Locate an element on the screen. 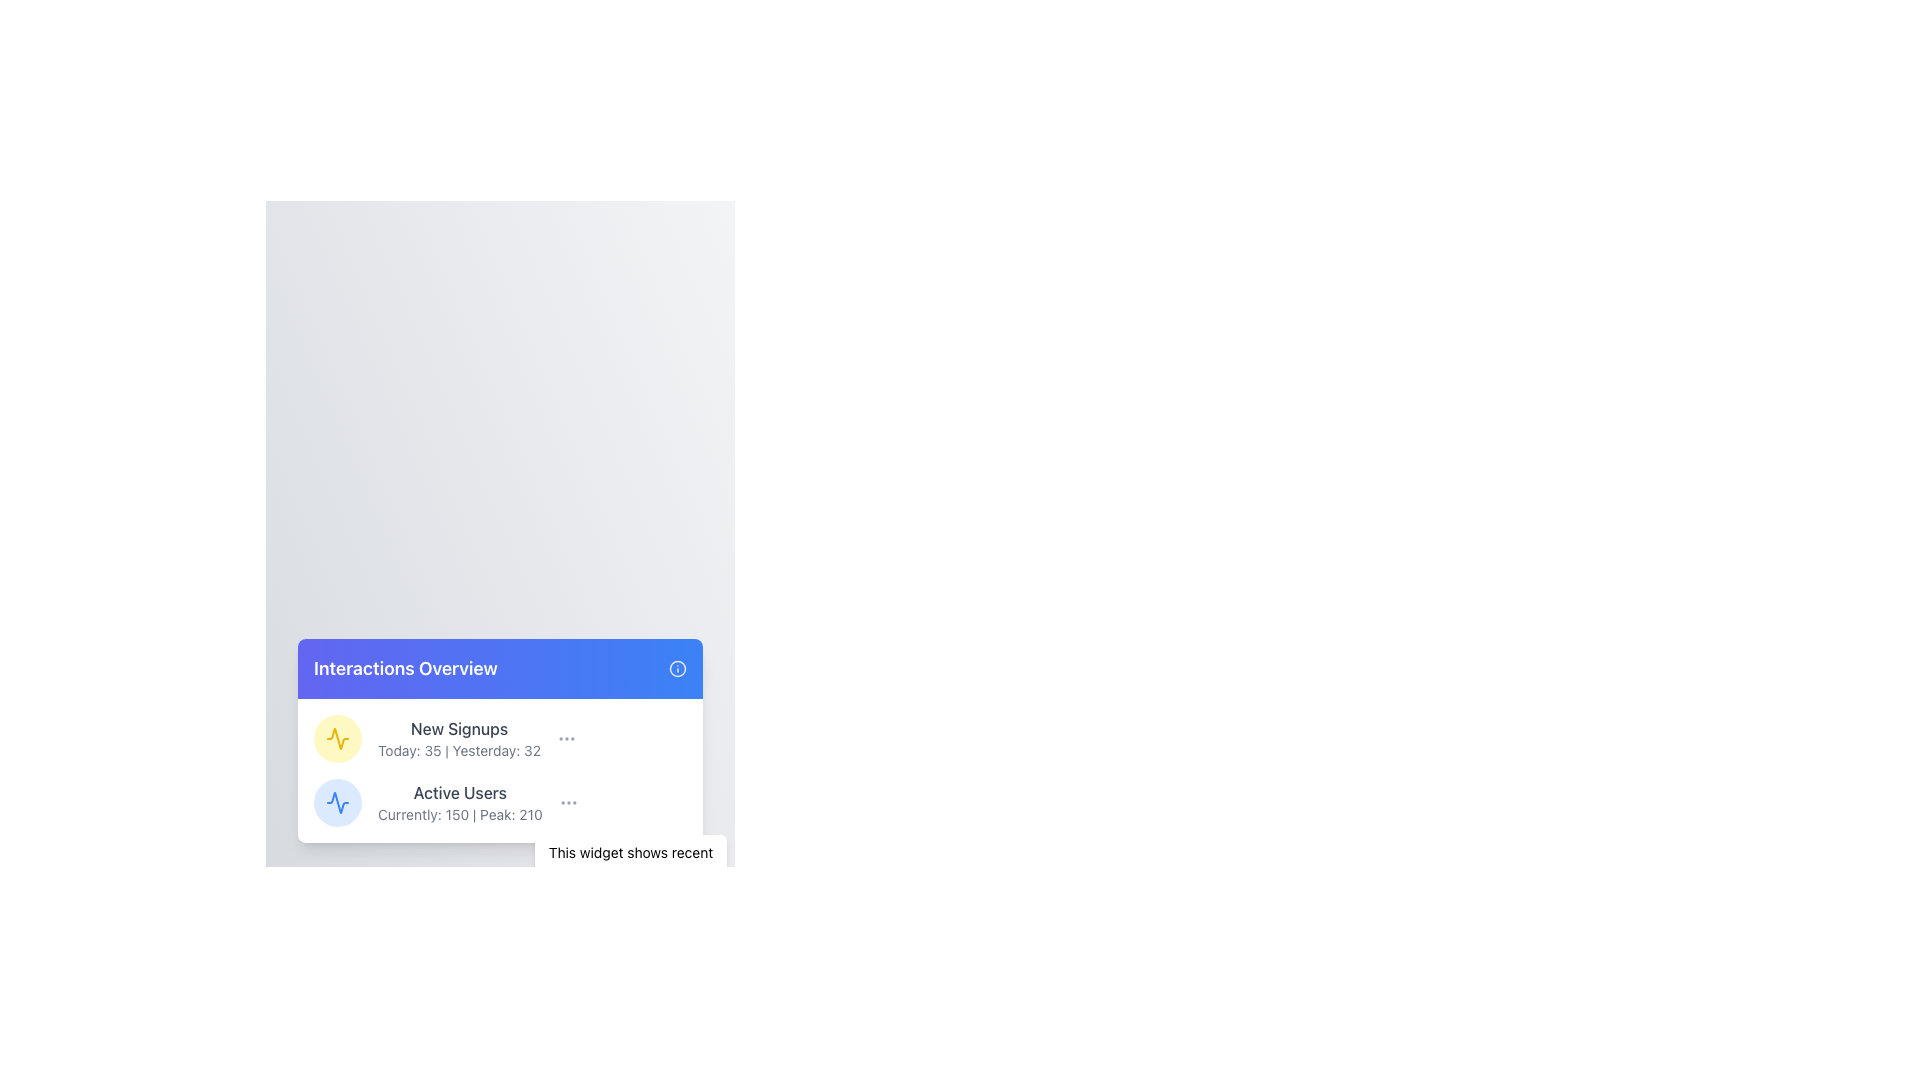 Image resolution: width=1920 pixels, height=1080 pixels. the yellow circular icon containing a waveform-like symbol in orange, located at the upper left corner of the 'New Signups' section in the 'Interactions Overview' card is located at coordinates (337, 739).